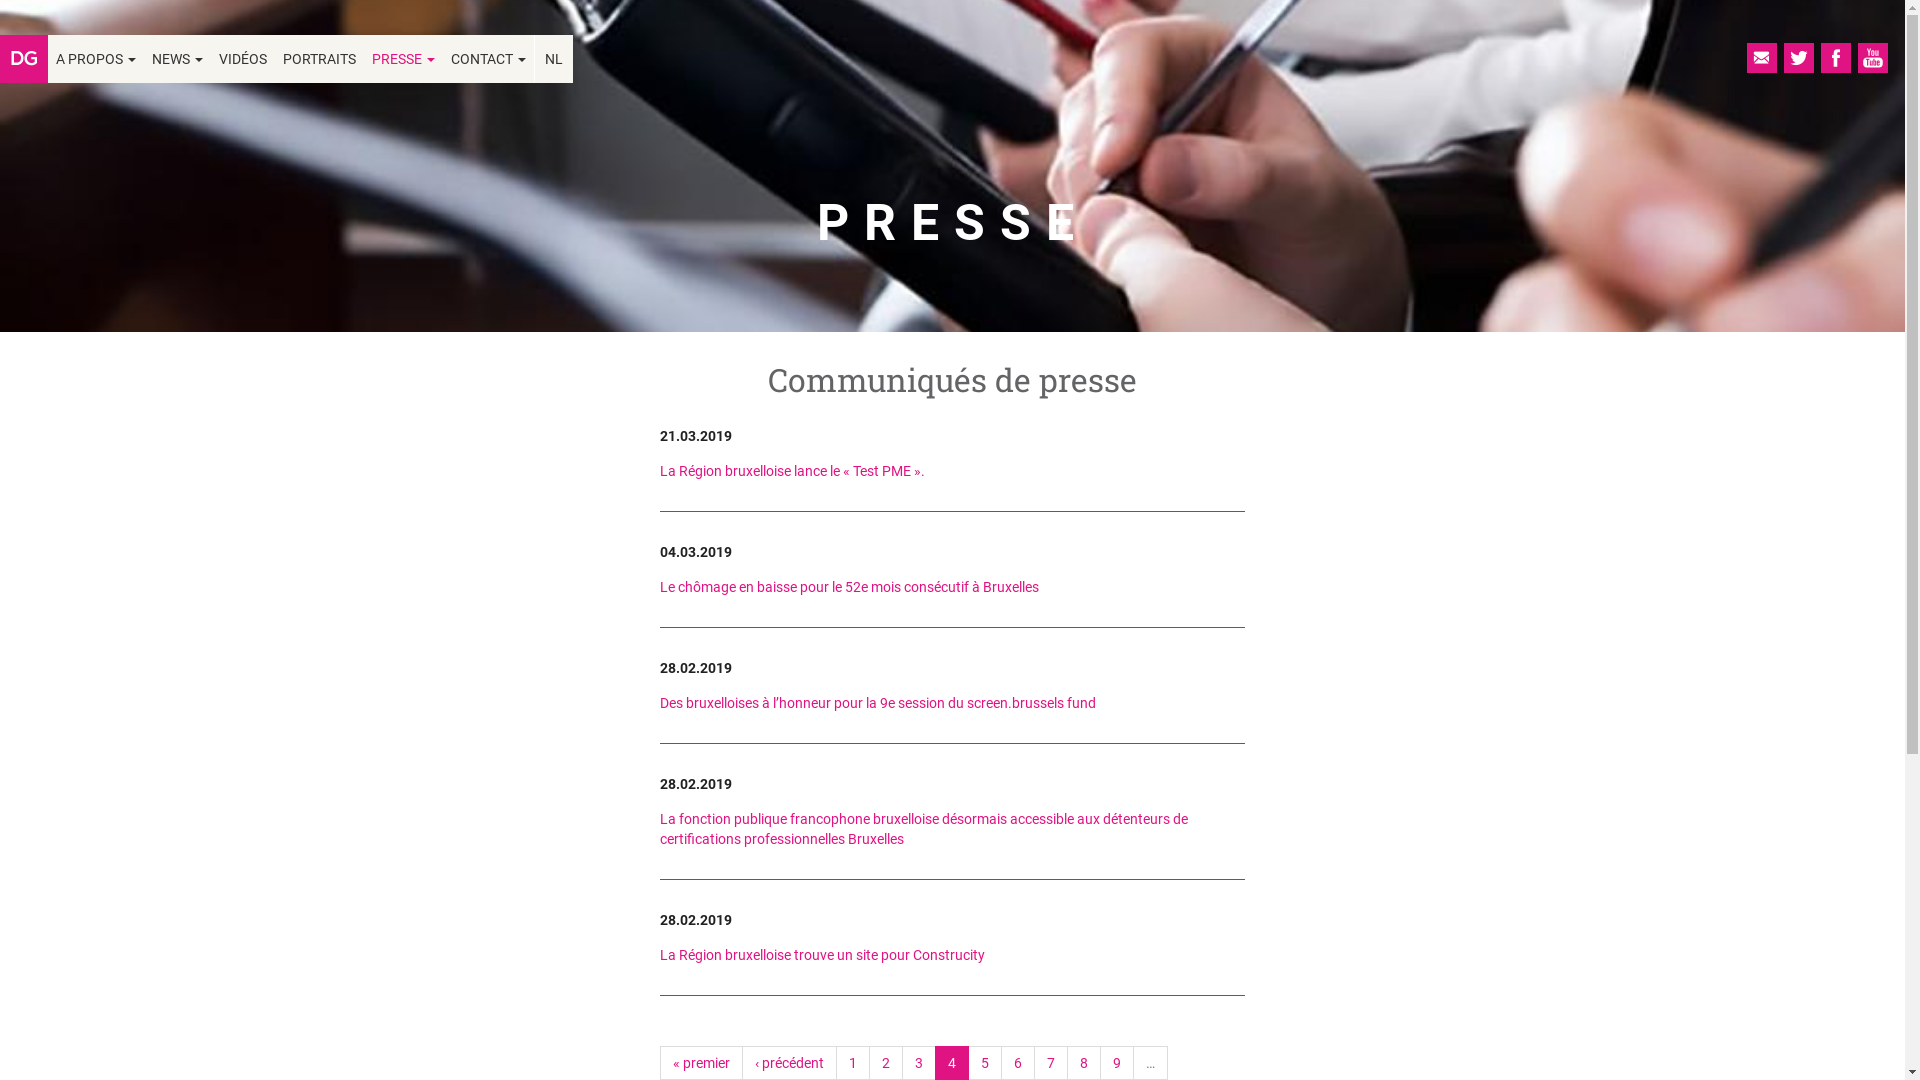  What do you see at coordinates (1871, 56) in the screenshot?
I see `'Youtube'` at bounding box center [1871, 56].